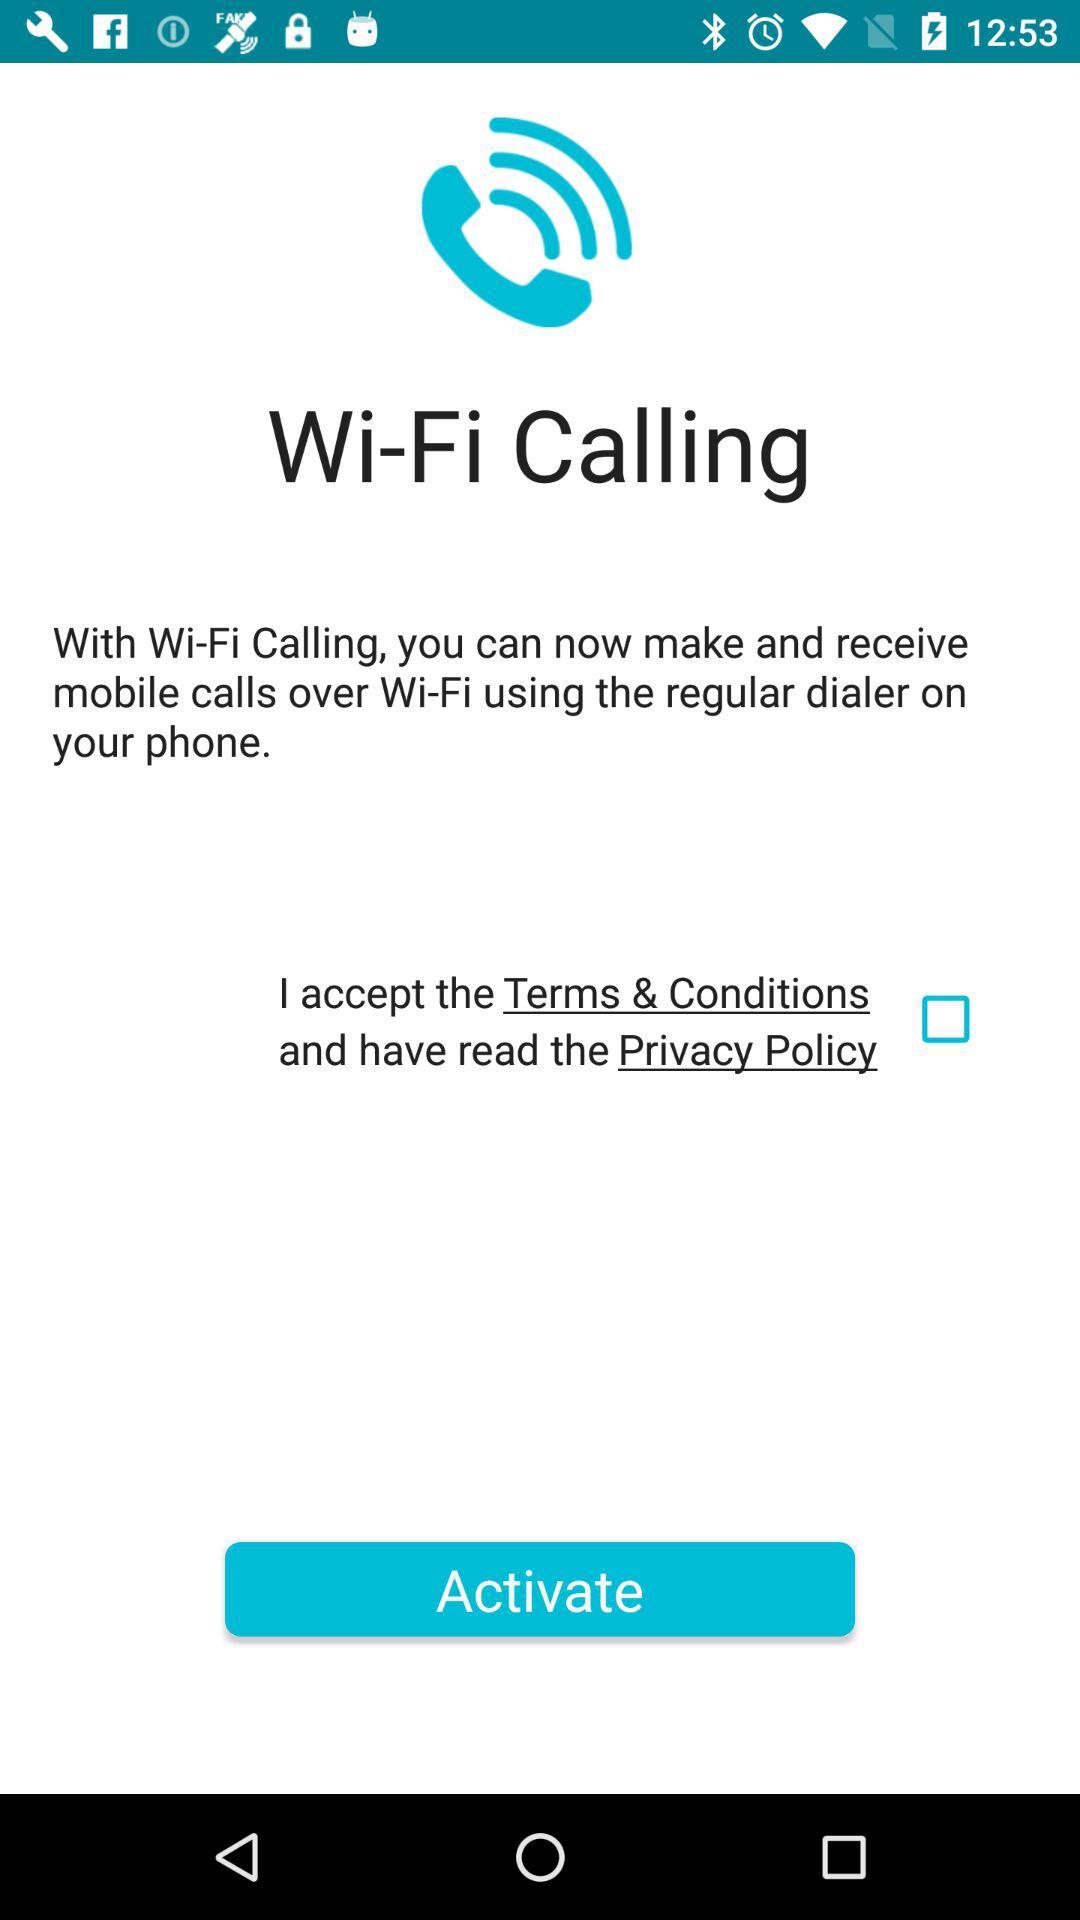 Image resolution: width=1080 pixels, height=1920 pixels. Describe the element at coordinates (540, 1588) in the screenshot. I see `the icon below and have read` at that location.